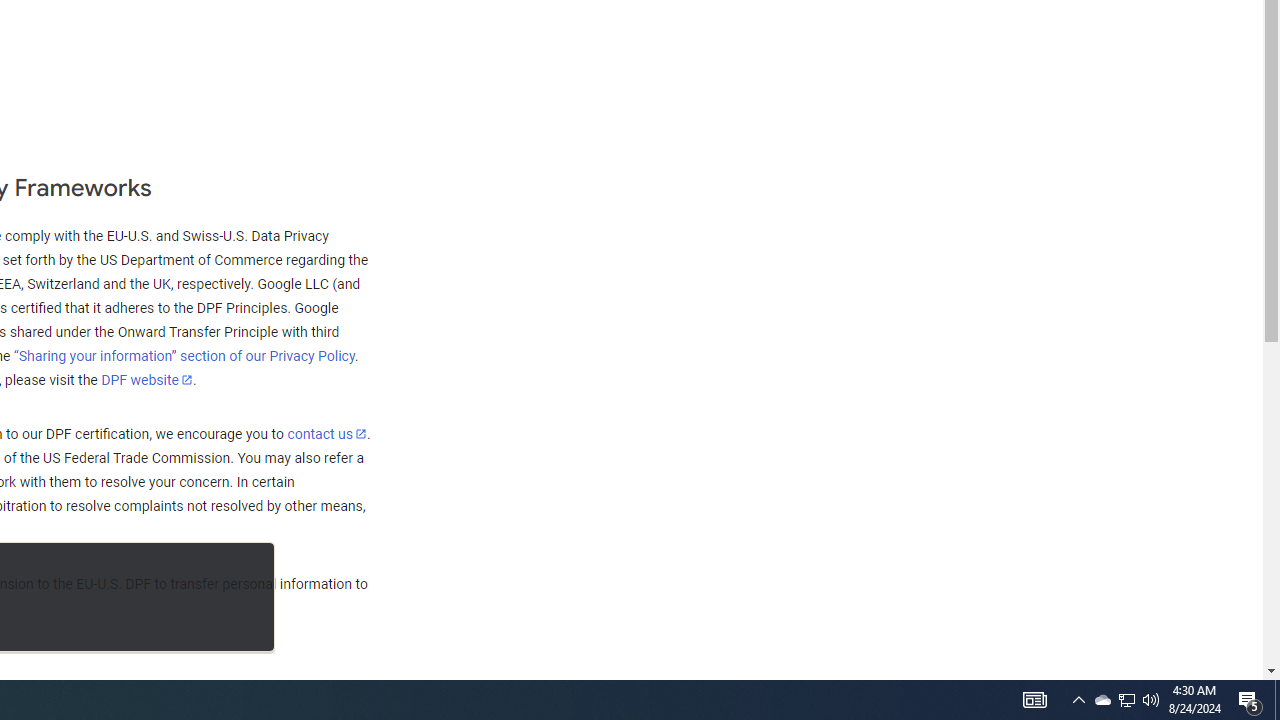  I want to click on 'DPF website', so click(146, 379).